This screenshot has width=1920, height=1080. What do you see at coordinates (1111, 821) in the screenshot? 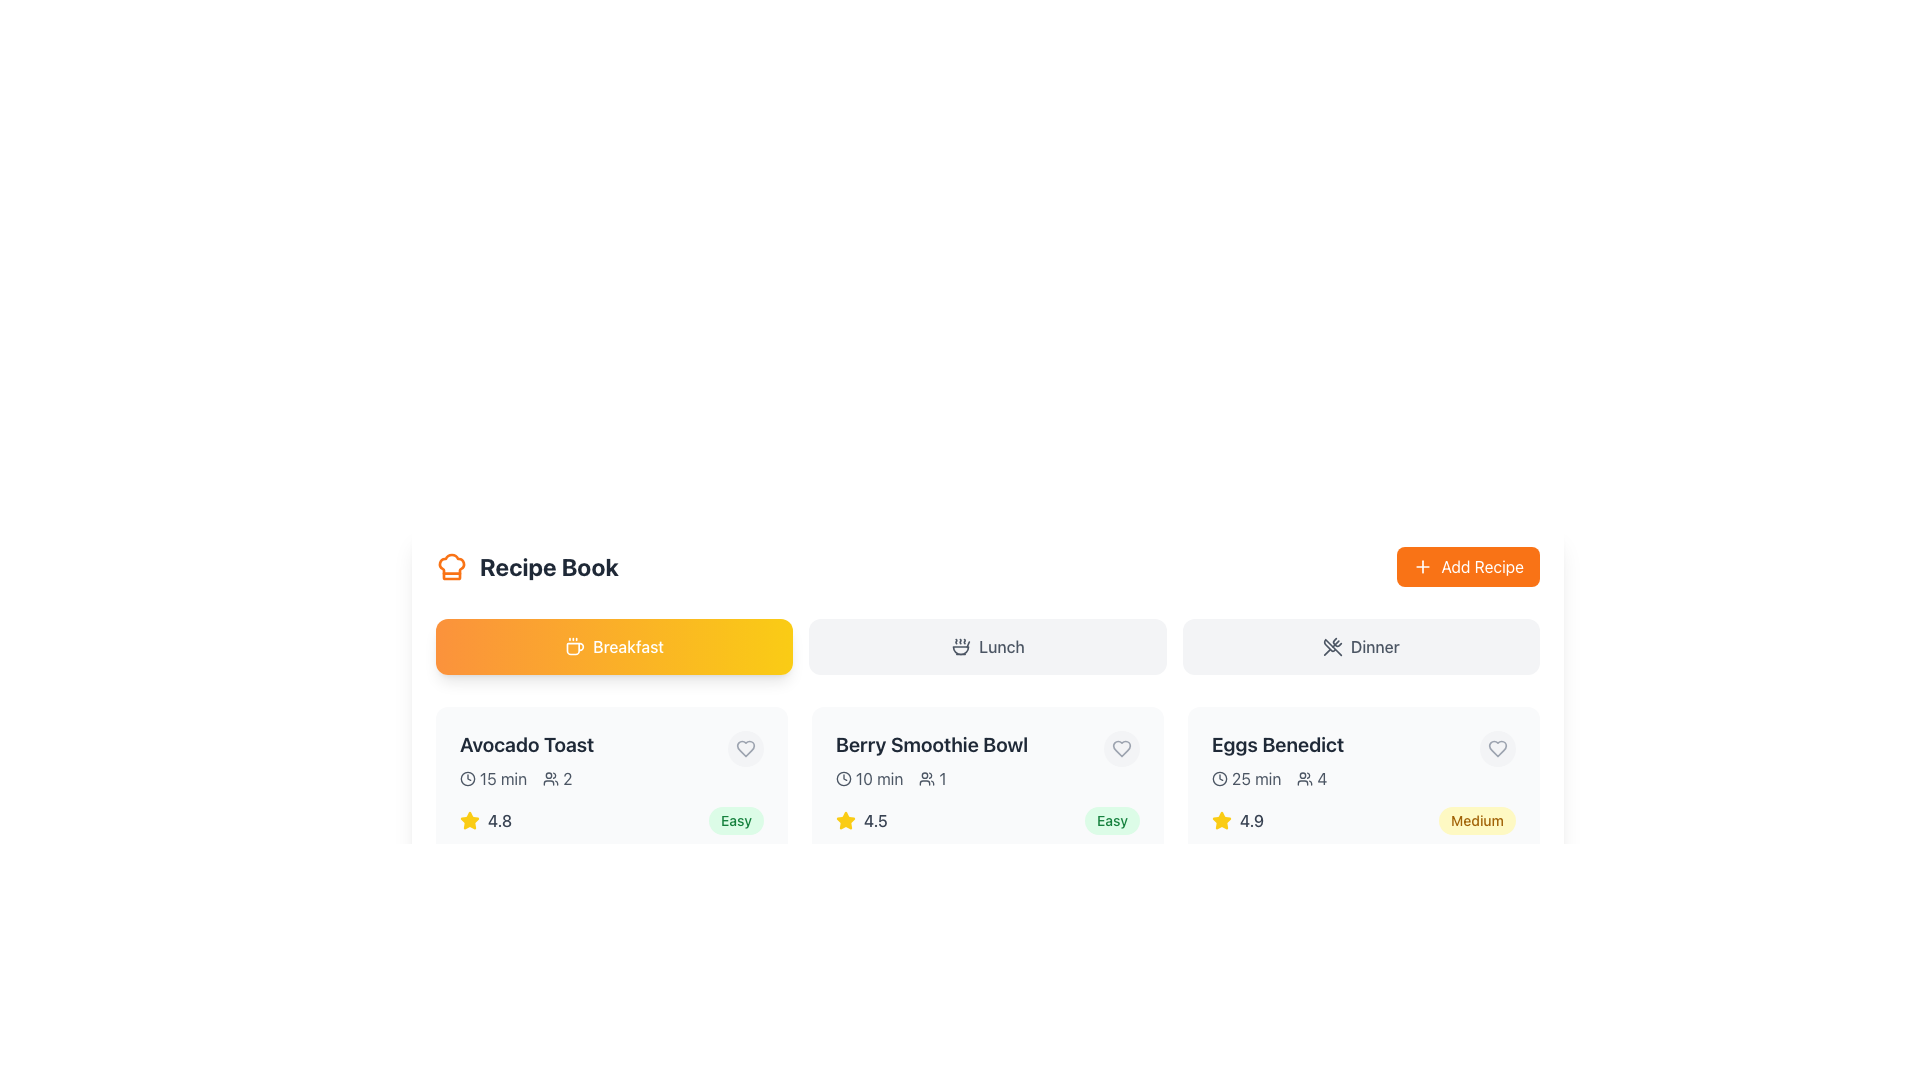
I see `text from the label displaying 'Easy' with a green background, part of the recipe 'Berry Smoothie Bowl' list` at bounding box center [1111, 821].